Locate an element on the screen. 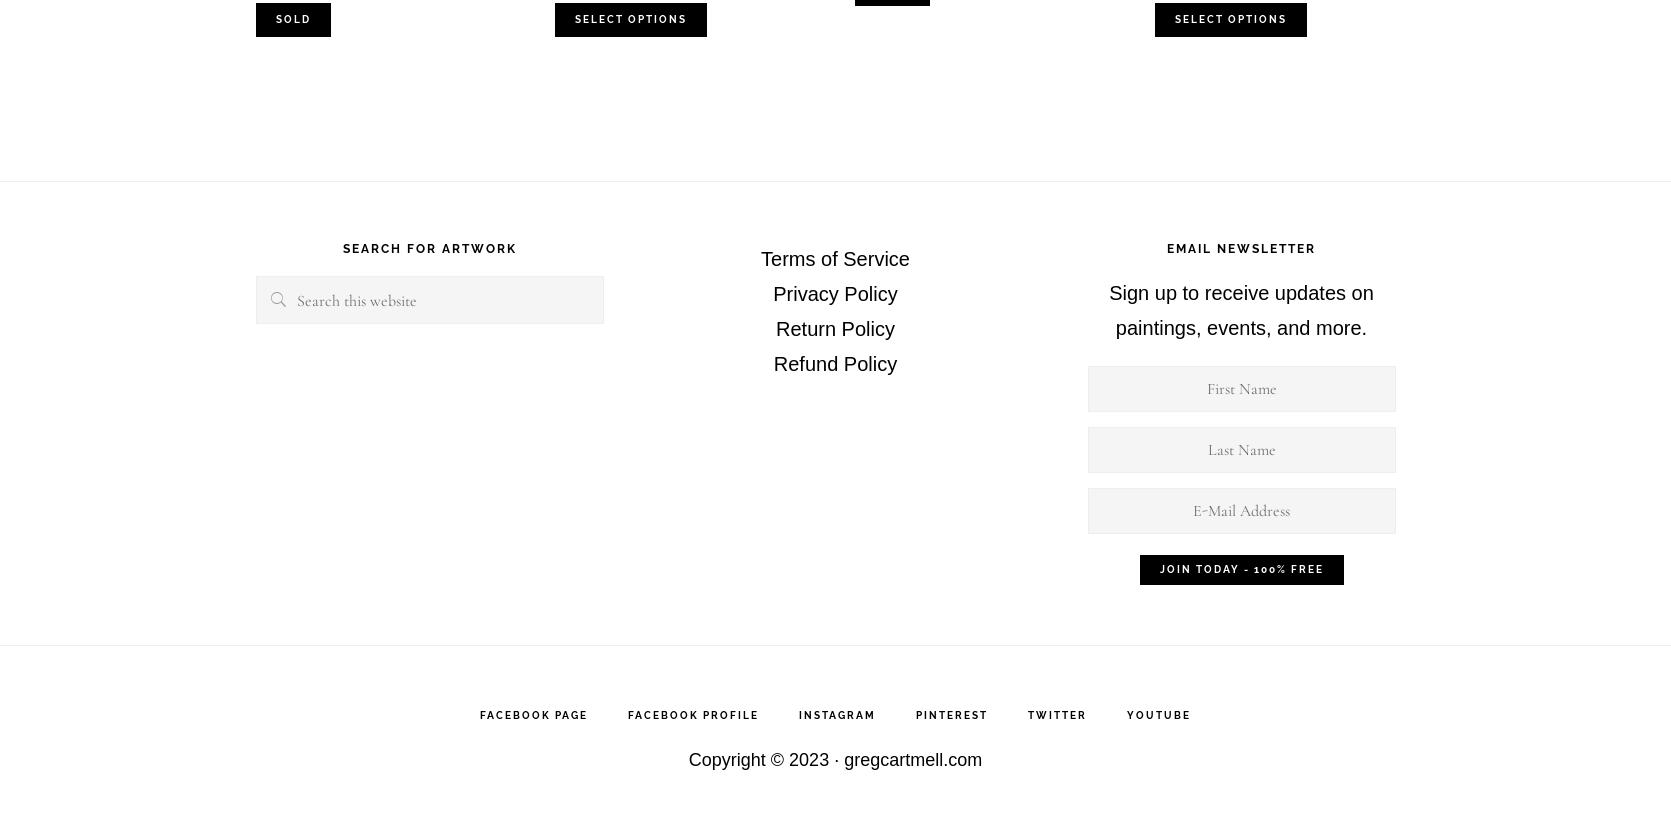 The height and width of the screenshot is (827, 1671). 'Refund Policy' is located at coordinates (773, 361).